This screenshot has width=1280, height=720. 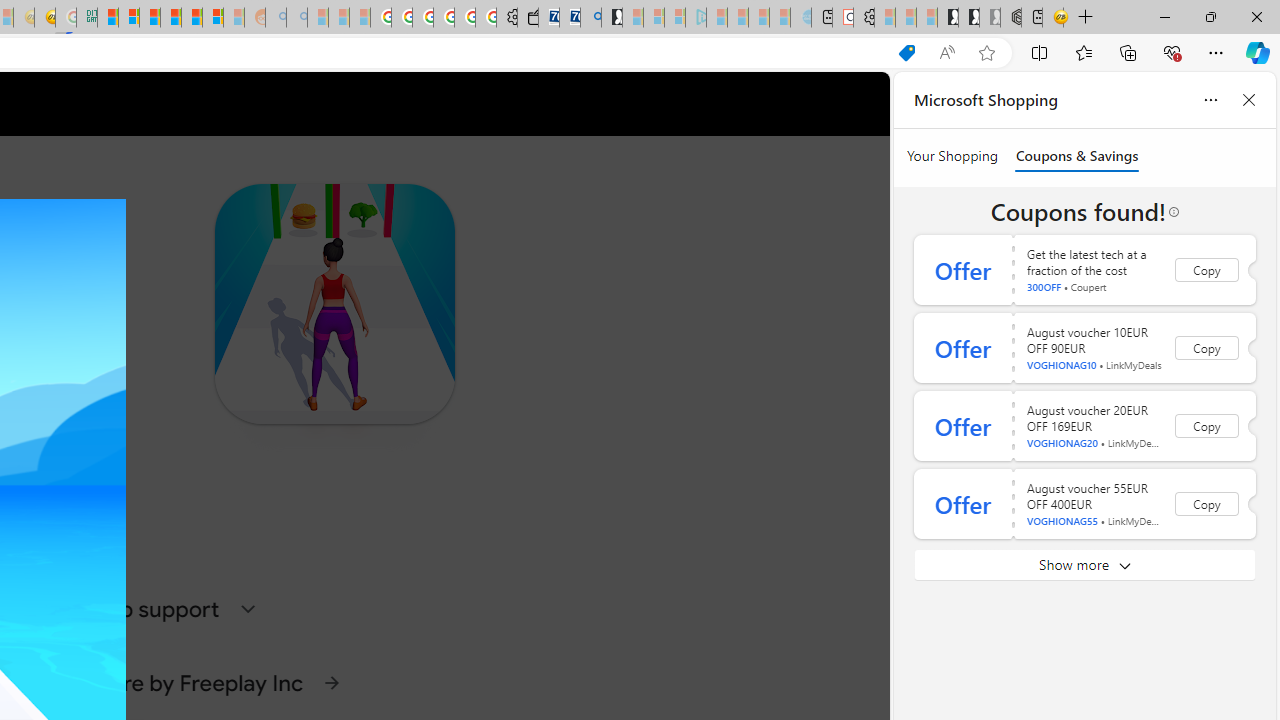 I want to click on 'Expert Portfolios', so click(x=170, y=17).